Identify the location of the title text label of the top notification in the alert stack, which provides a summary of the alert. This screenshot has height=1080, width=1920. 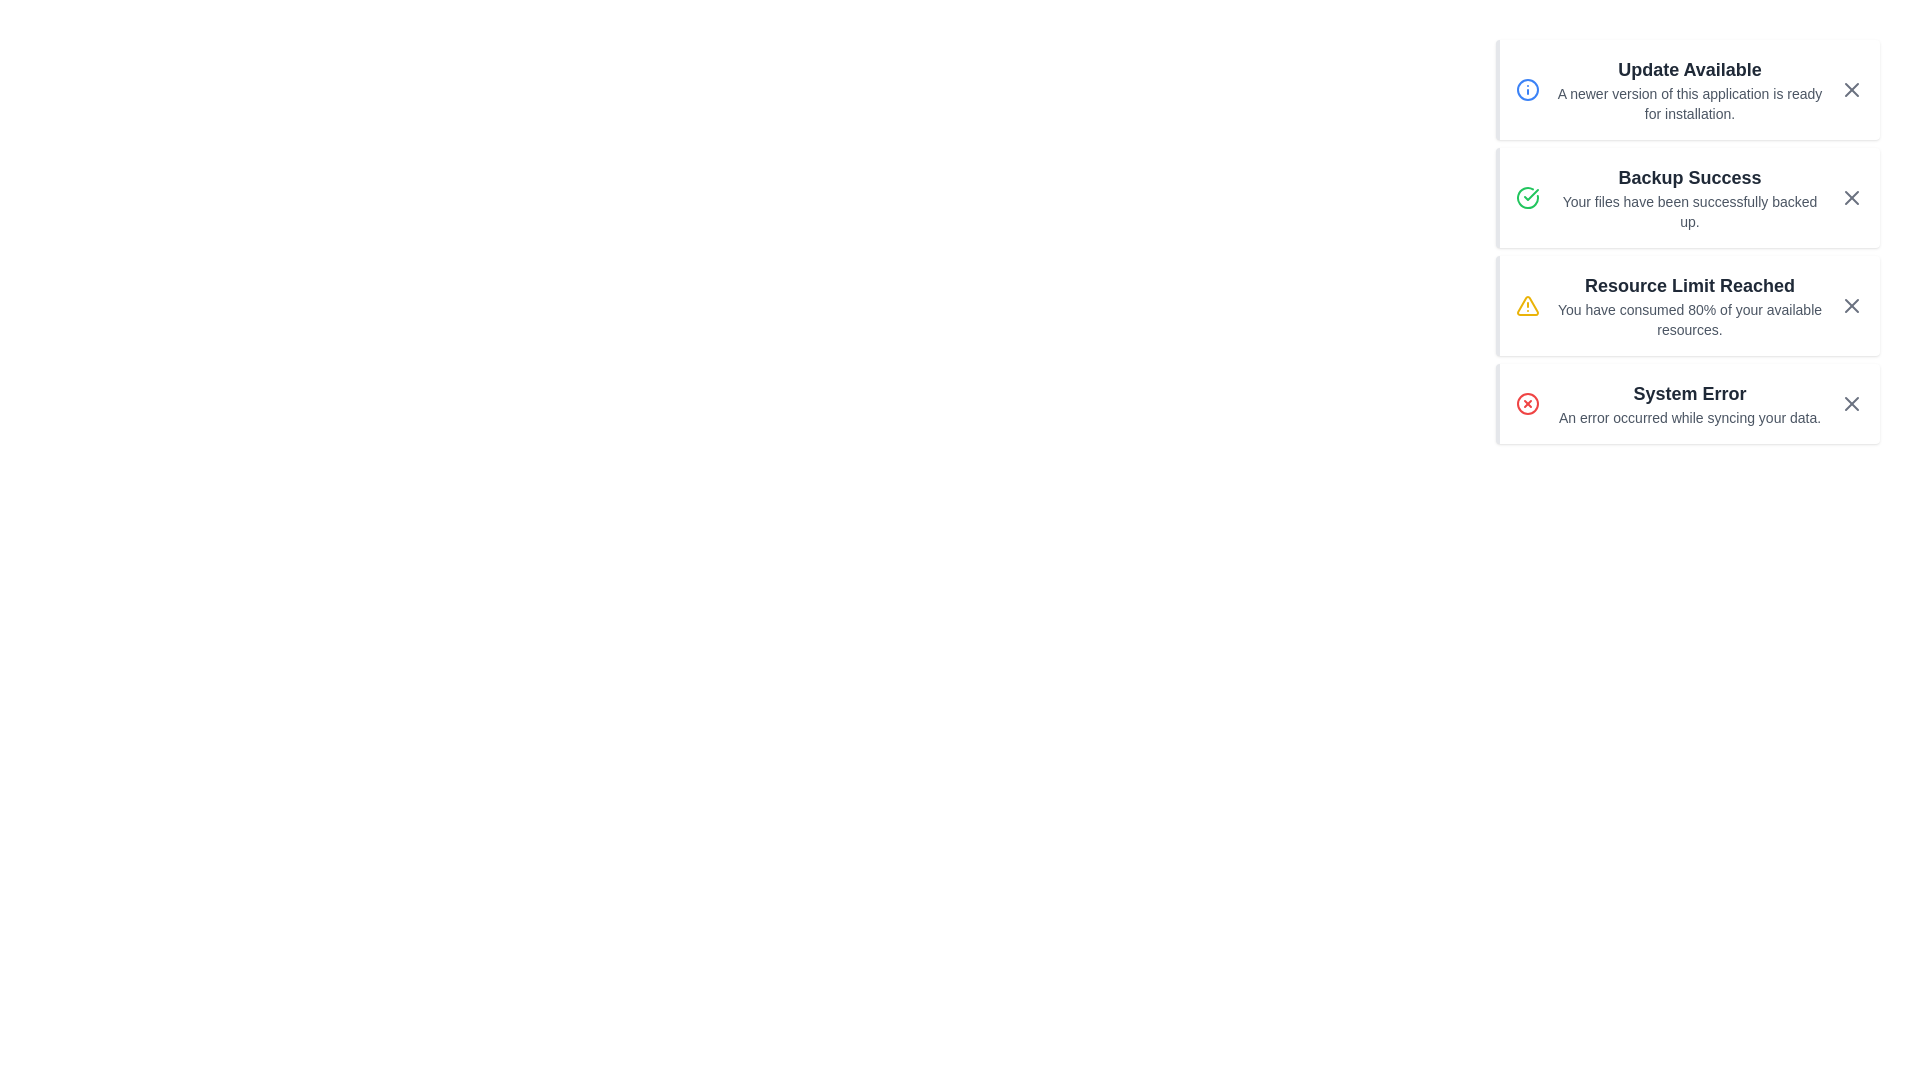
(1688, 68).